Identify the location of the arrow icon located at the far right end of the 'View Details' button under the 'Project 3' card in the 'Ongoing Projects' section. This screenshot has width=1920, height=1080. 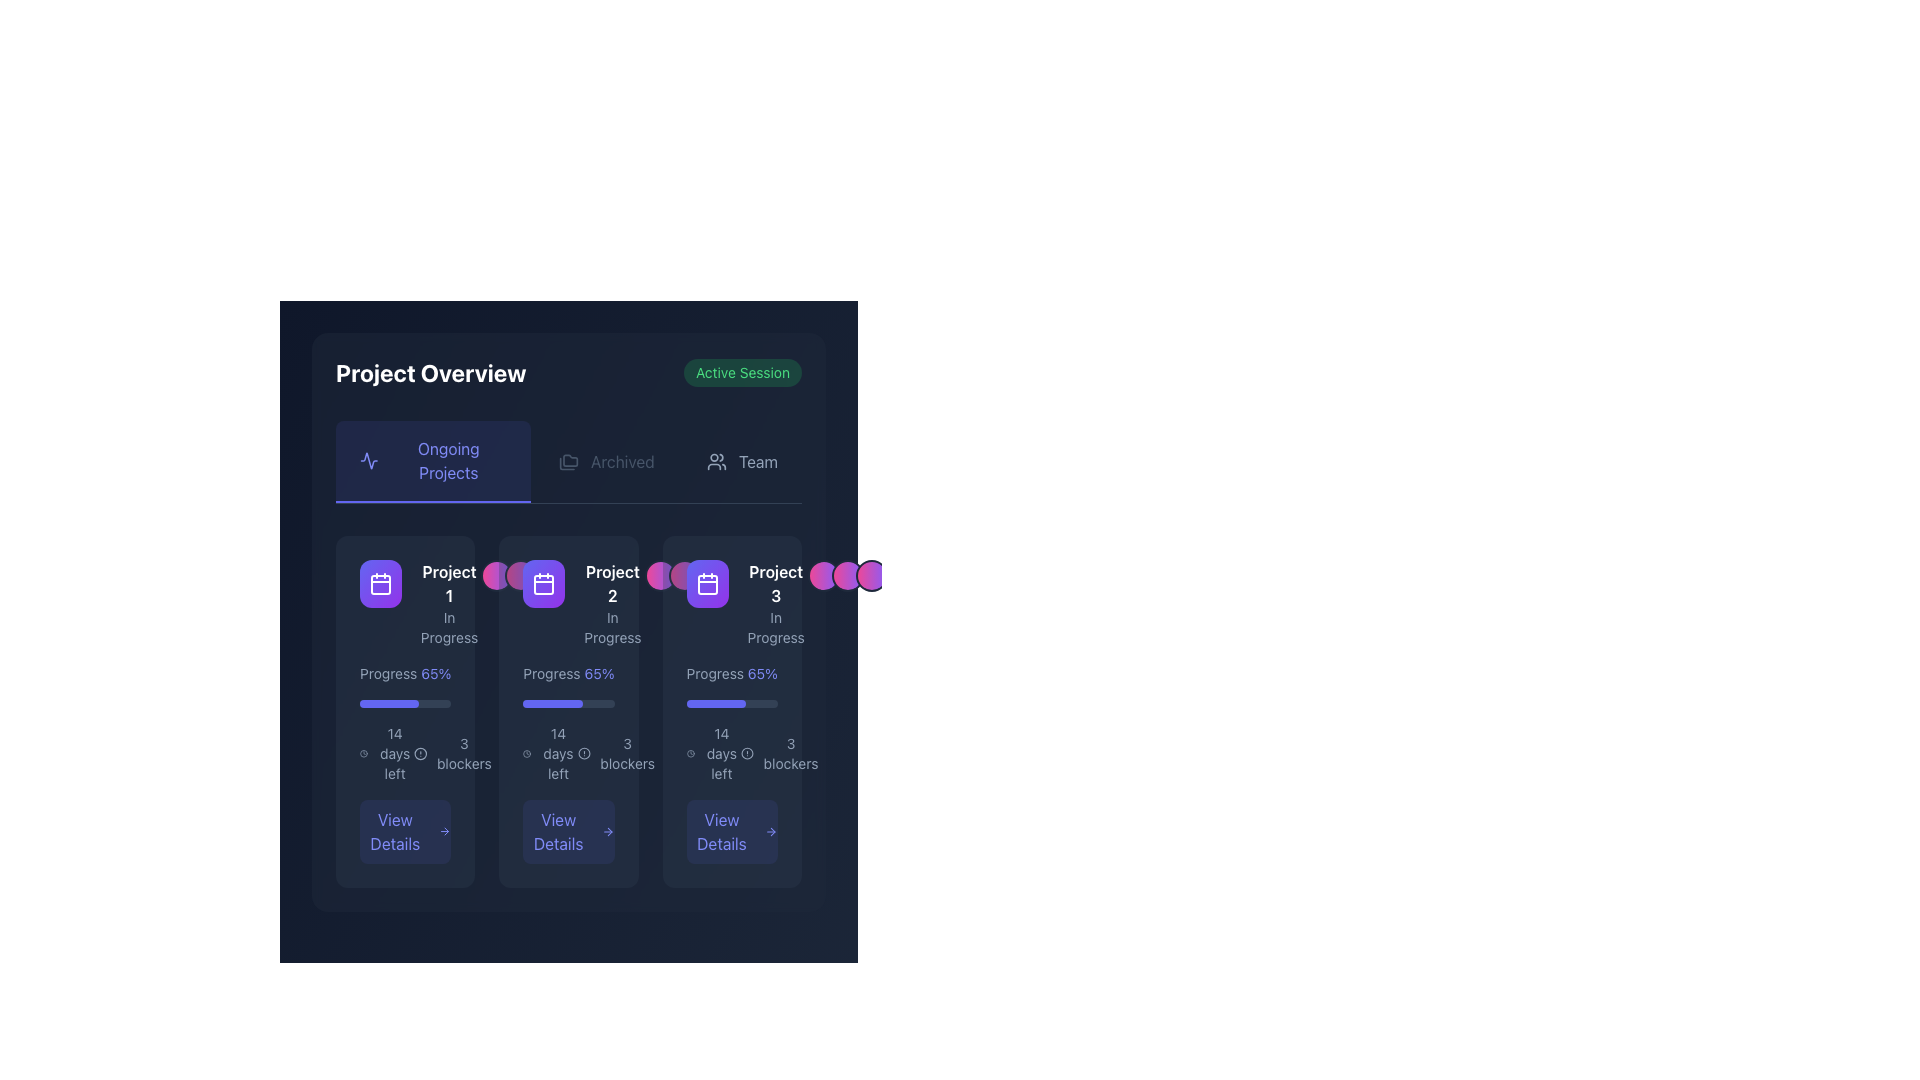
(770, 832).